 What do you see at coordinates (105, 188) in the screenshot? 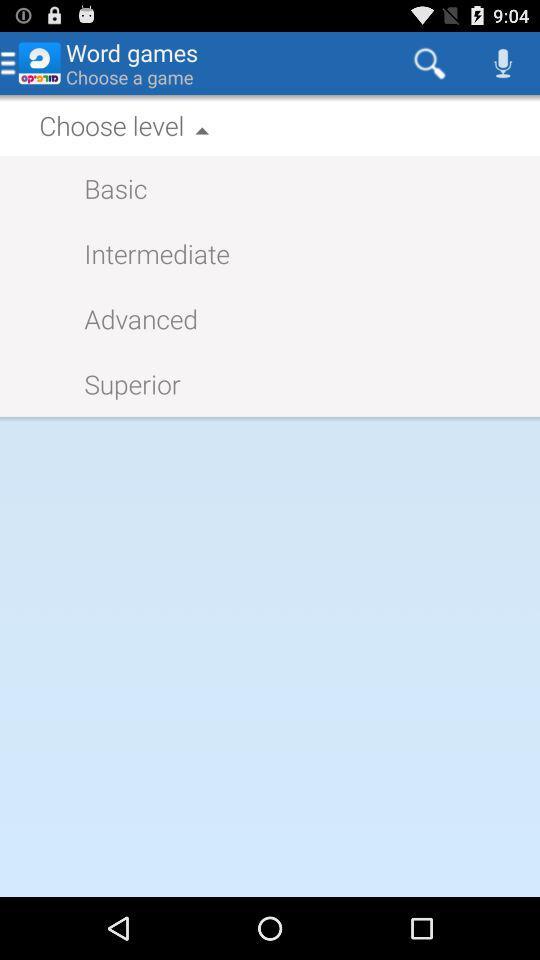
I see `icon above the intermediate app` at bounding box center [105, 188].